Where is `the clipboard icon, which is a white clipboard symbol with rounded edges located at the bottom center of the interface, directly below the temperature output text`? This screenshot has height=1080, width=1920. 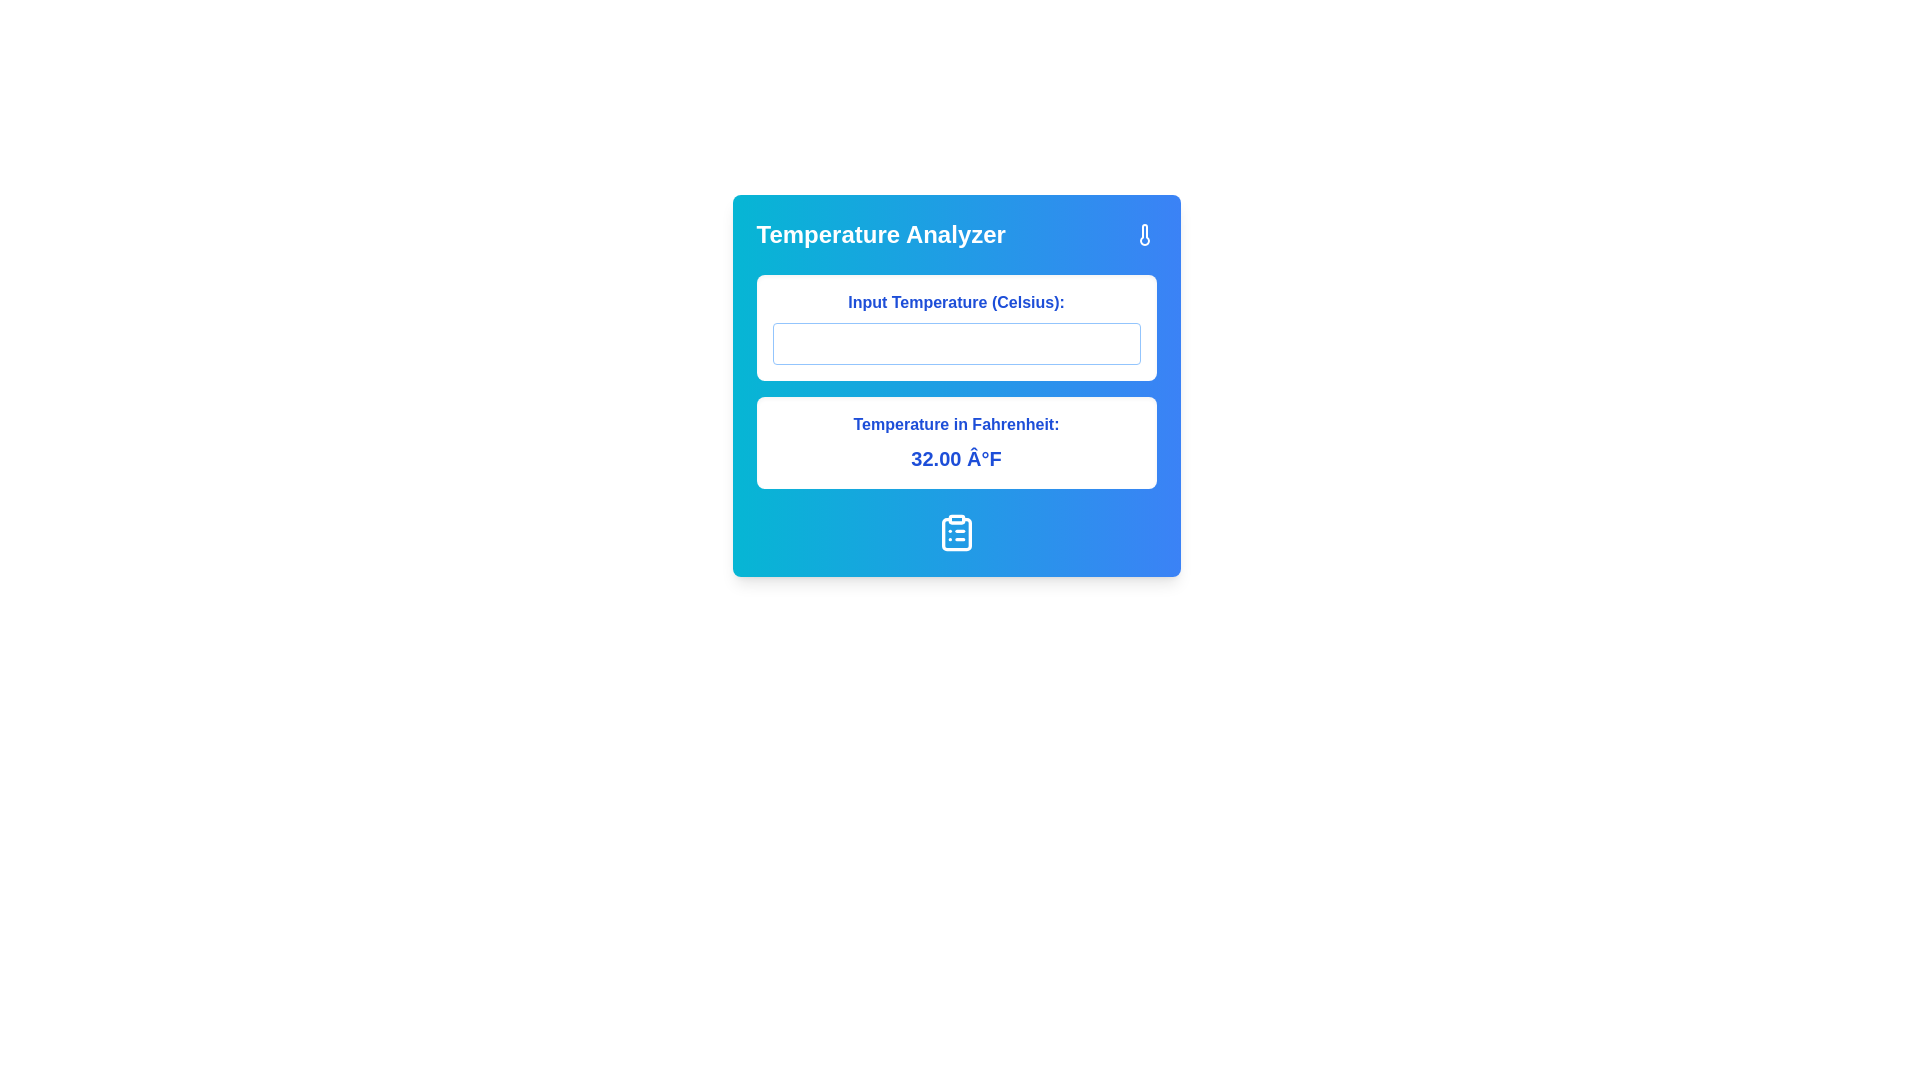 the clipboard icon, which is a white clipboard symbol with rounded edges located at the bottom center of the interface, directly below the temperature output text is located at coordinates (955, 531).